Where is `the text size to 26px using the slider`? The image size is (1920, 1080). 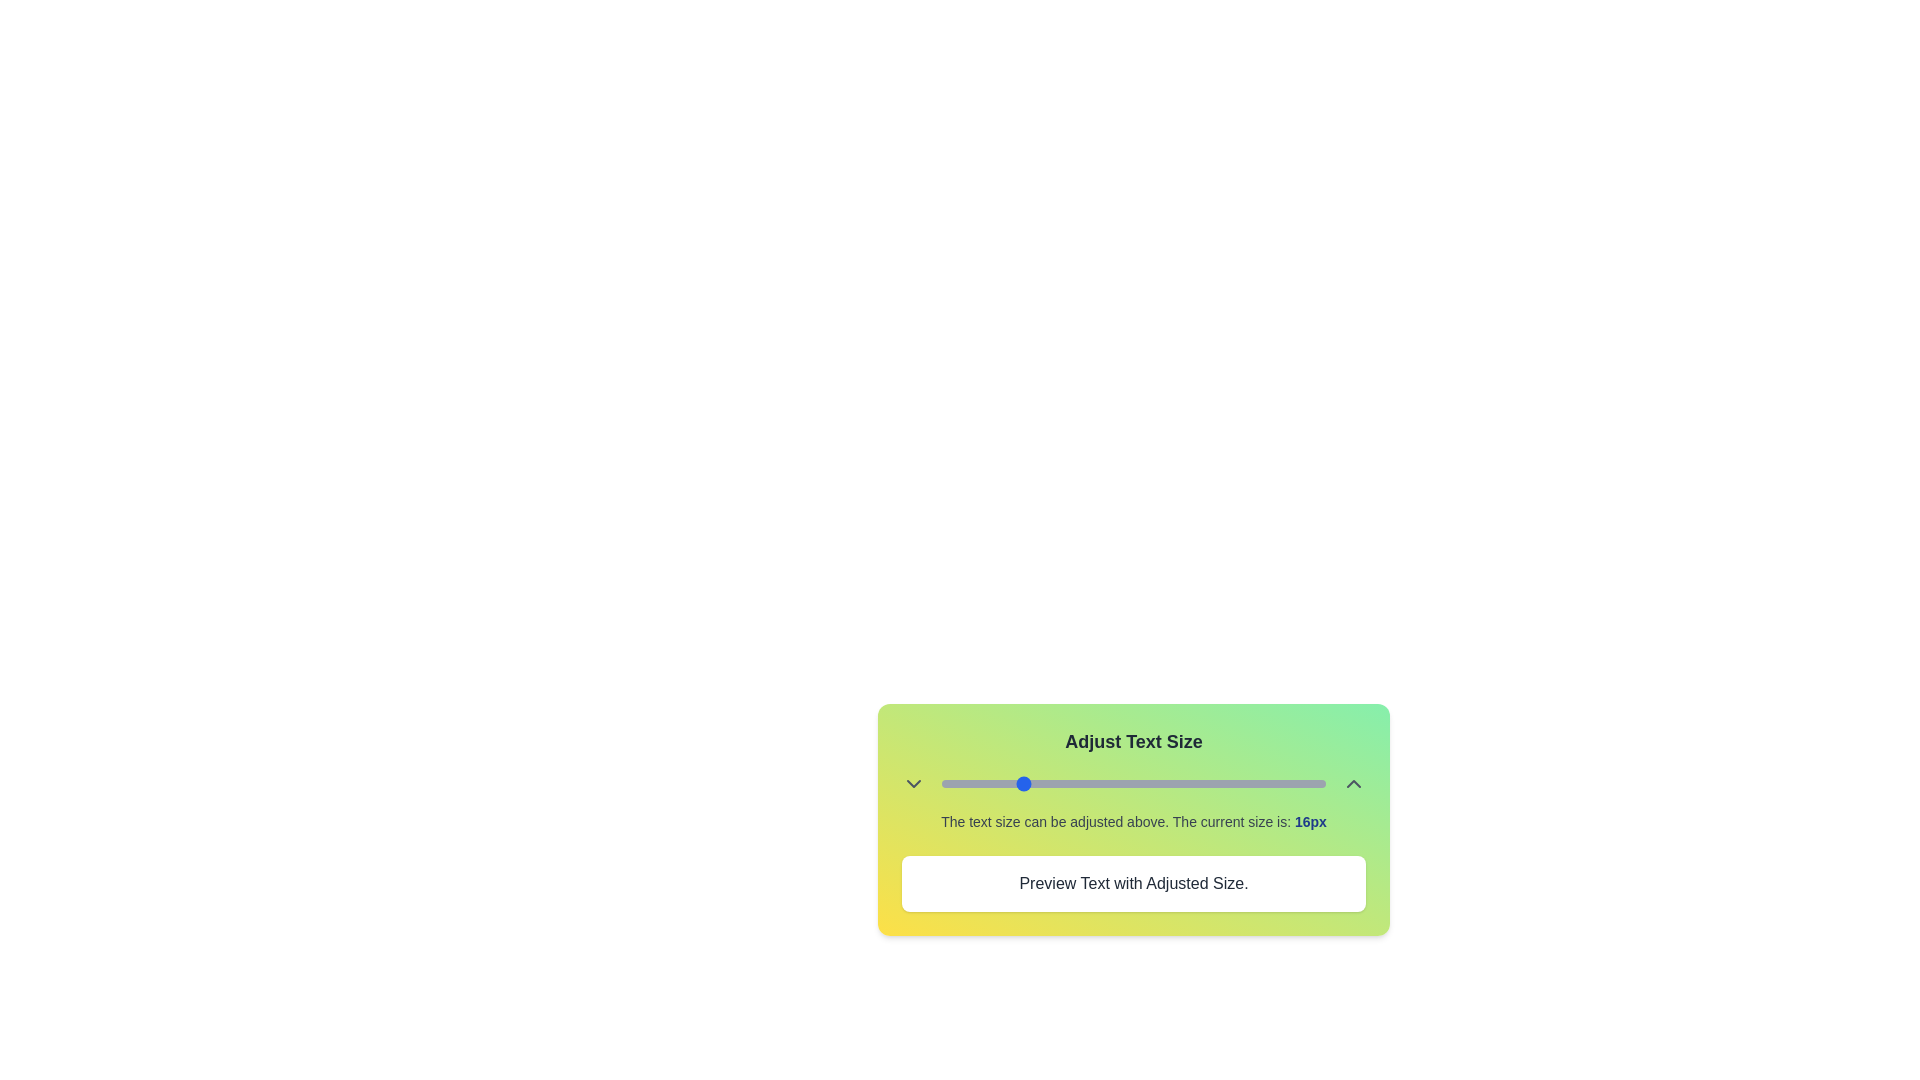
the text size to 26px using the slider is located at coordinates (1113, 782).